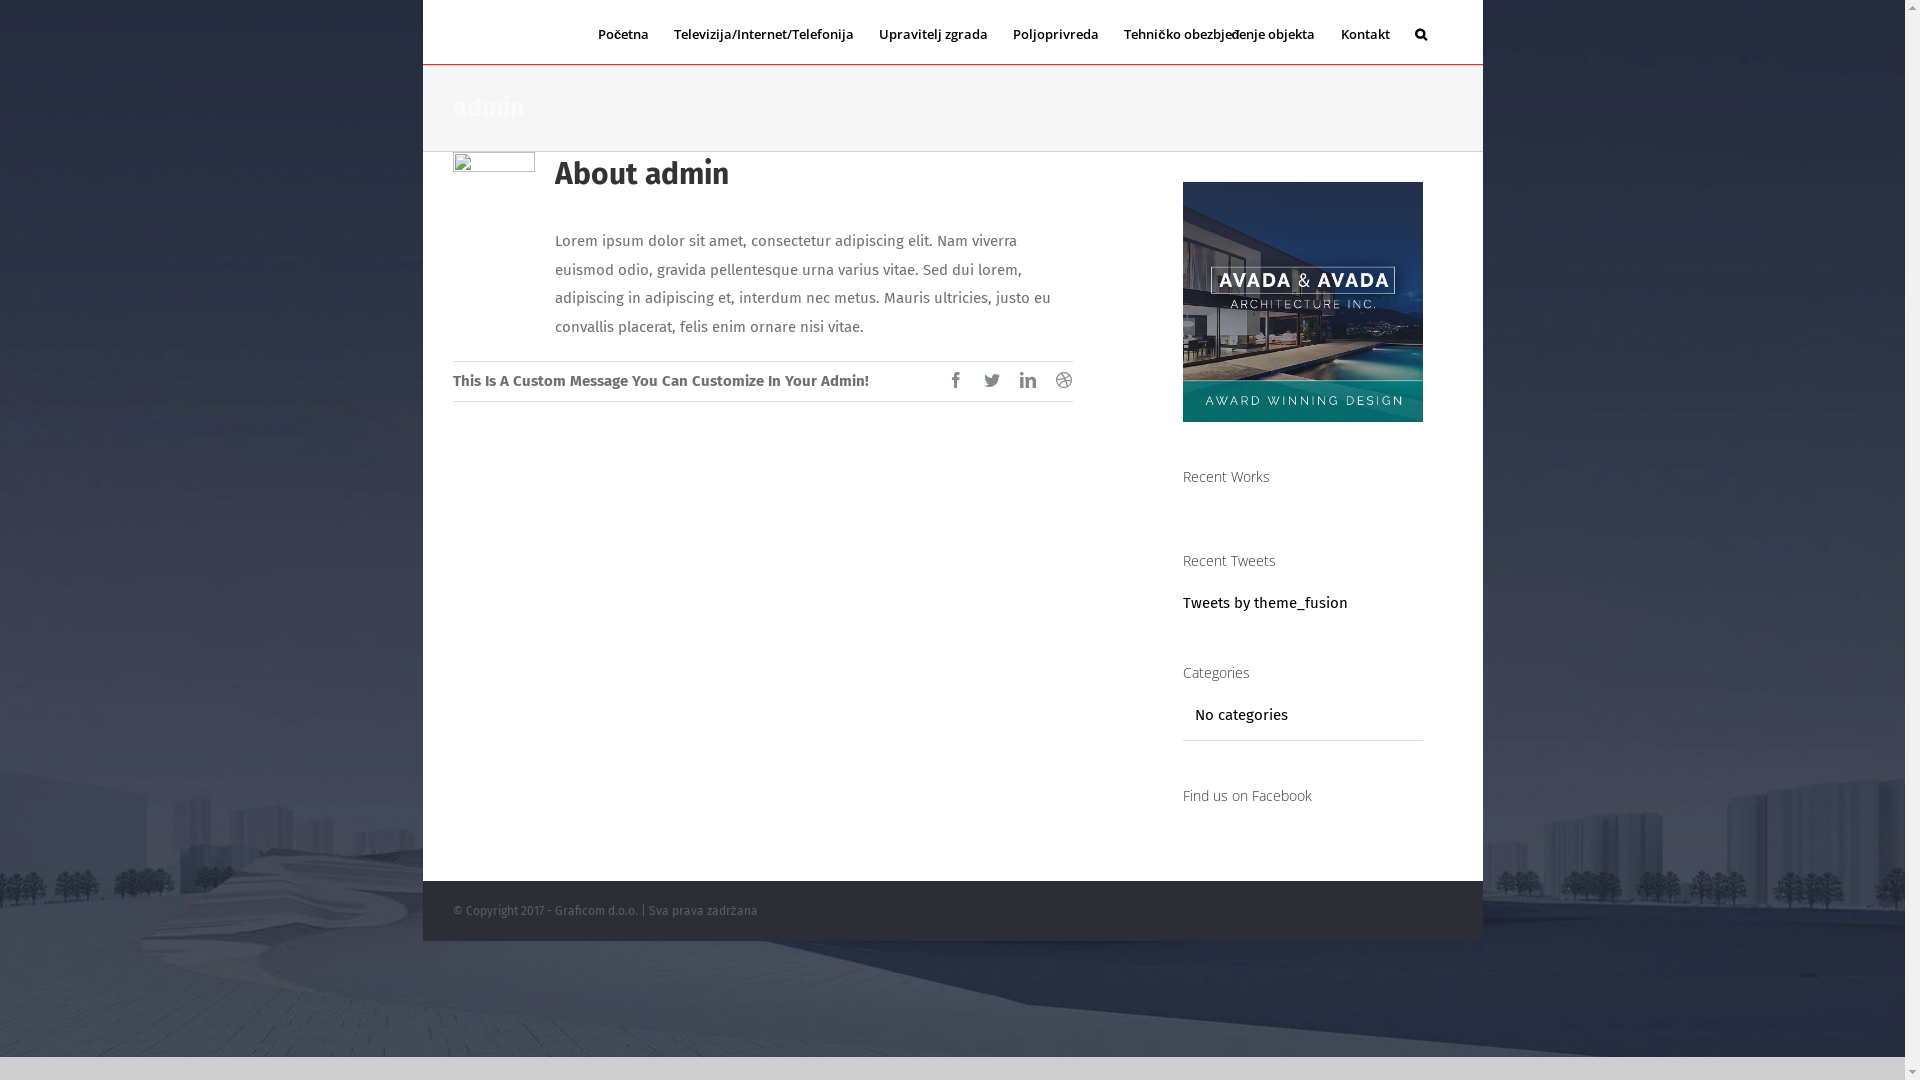 The height and width of the screenshot is (1080, 1920). What do you see at coordinates (762, 31) in the screenshot?
I see `'Televizija/Internet/Telefonija'` at bounding box center [762, 31].